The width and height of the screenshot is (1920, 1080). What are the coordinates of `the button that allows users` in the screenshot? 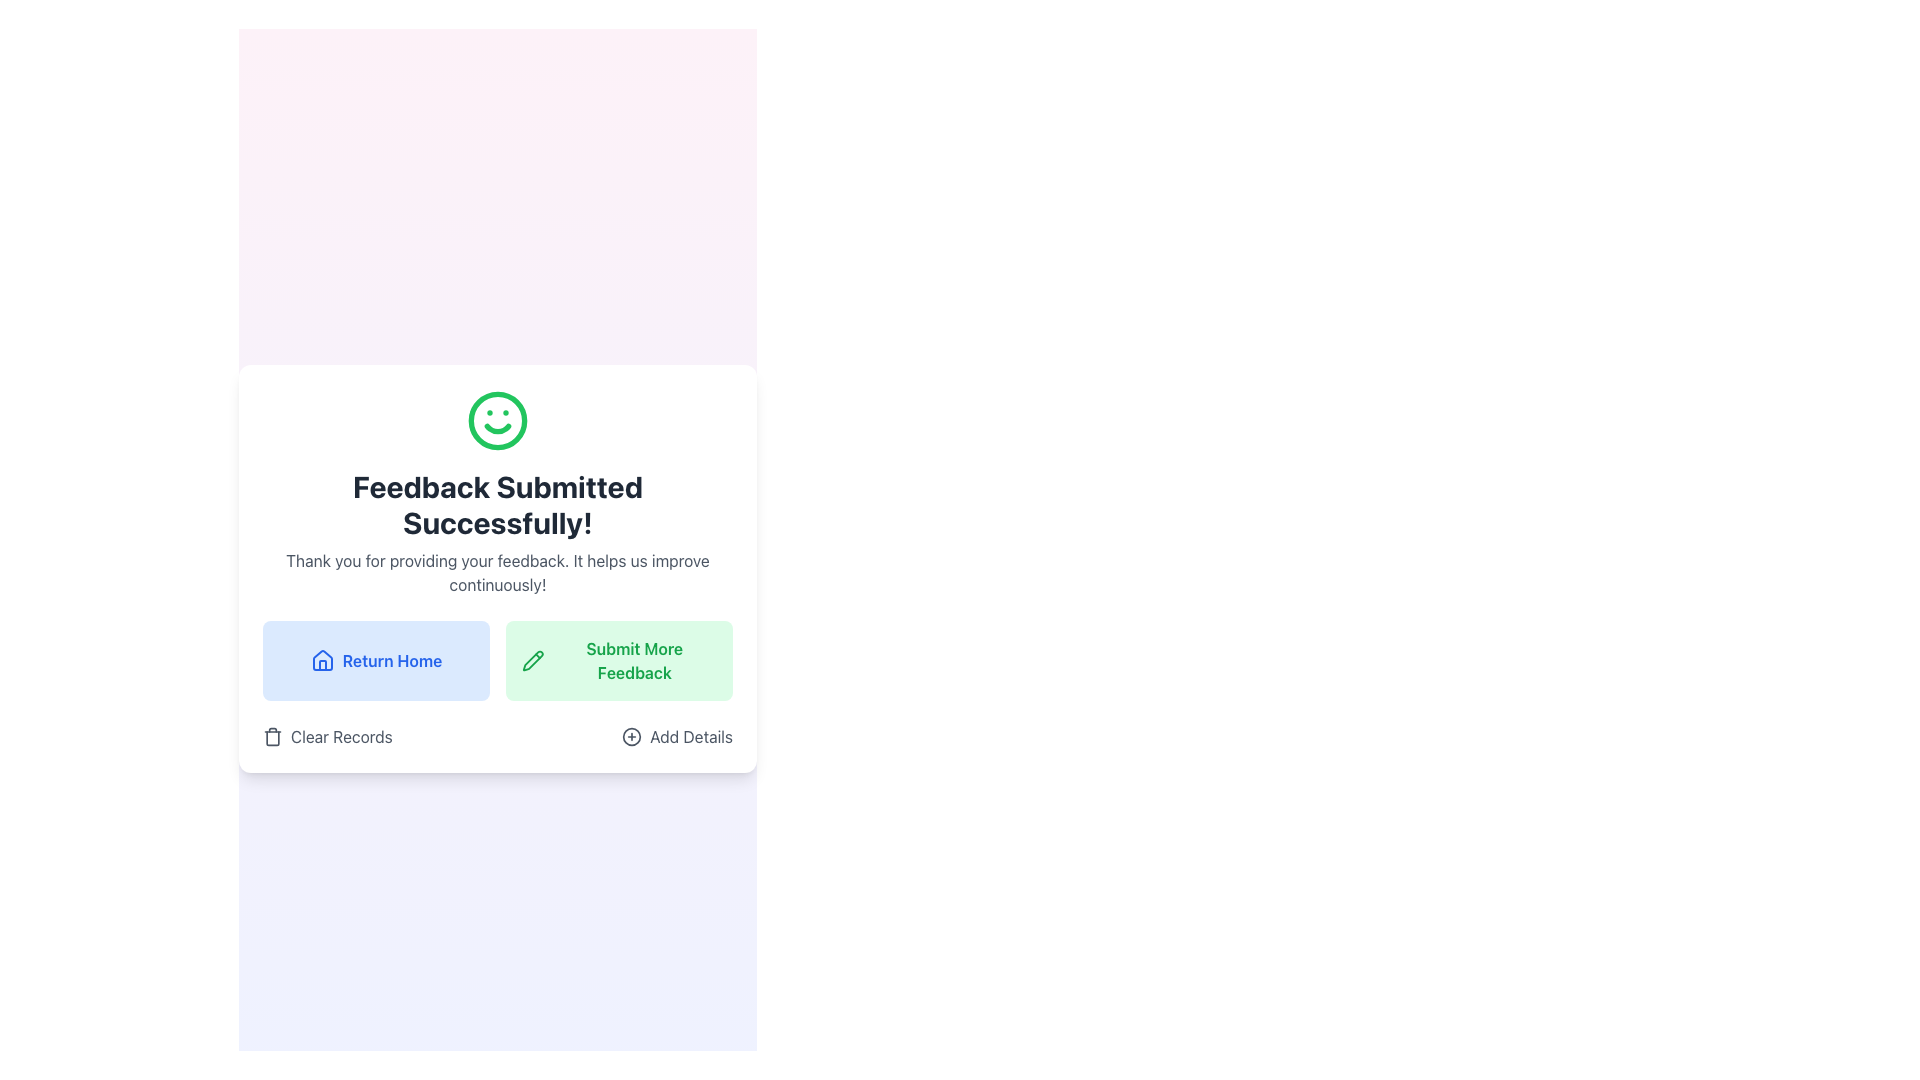 It's located at (677, 736).